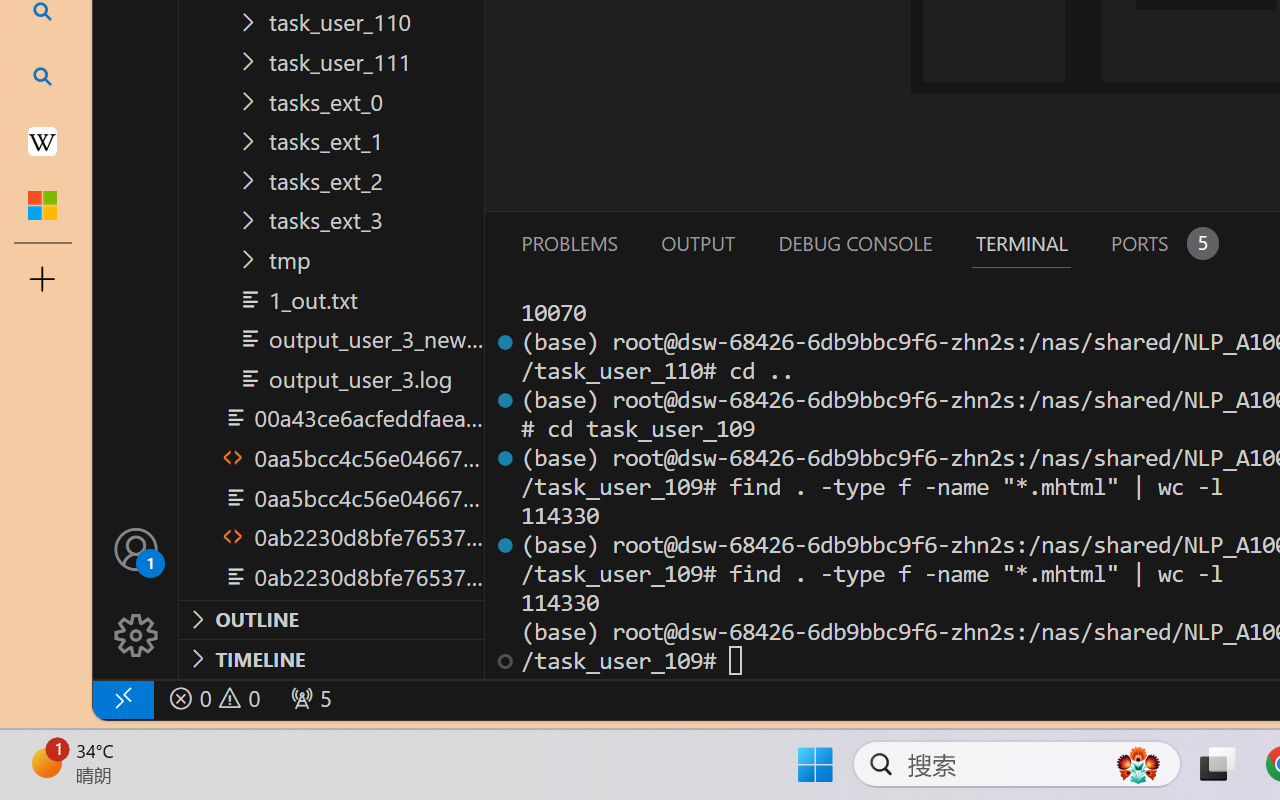 The height and width of the screenshot is (800, 1280). Describe the element at coordinates (331, 619) in the screenshot. I see `'Outline Section'` at that location.